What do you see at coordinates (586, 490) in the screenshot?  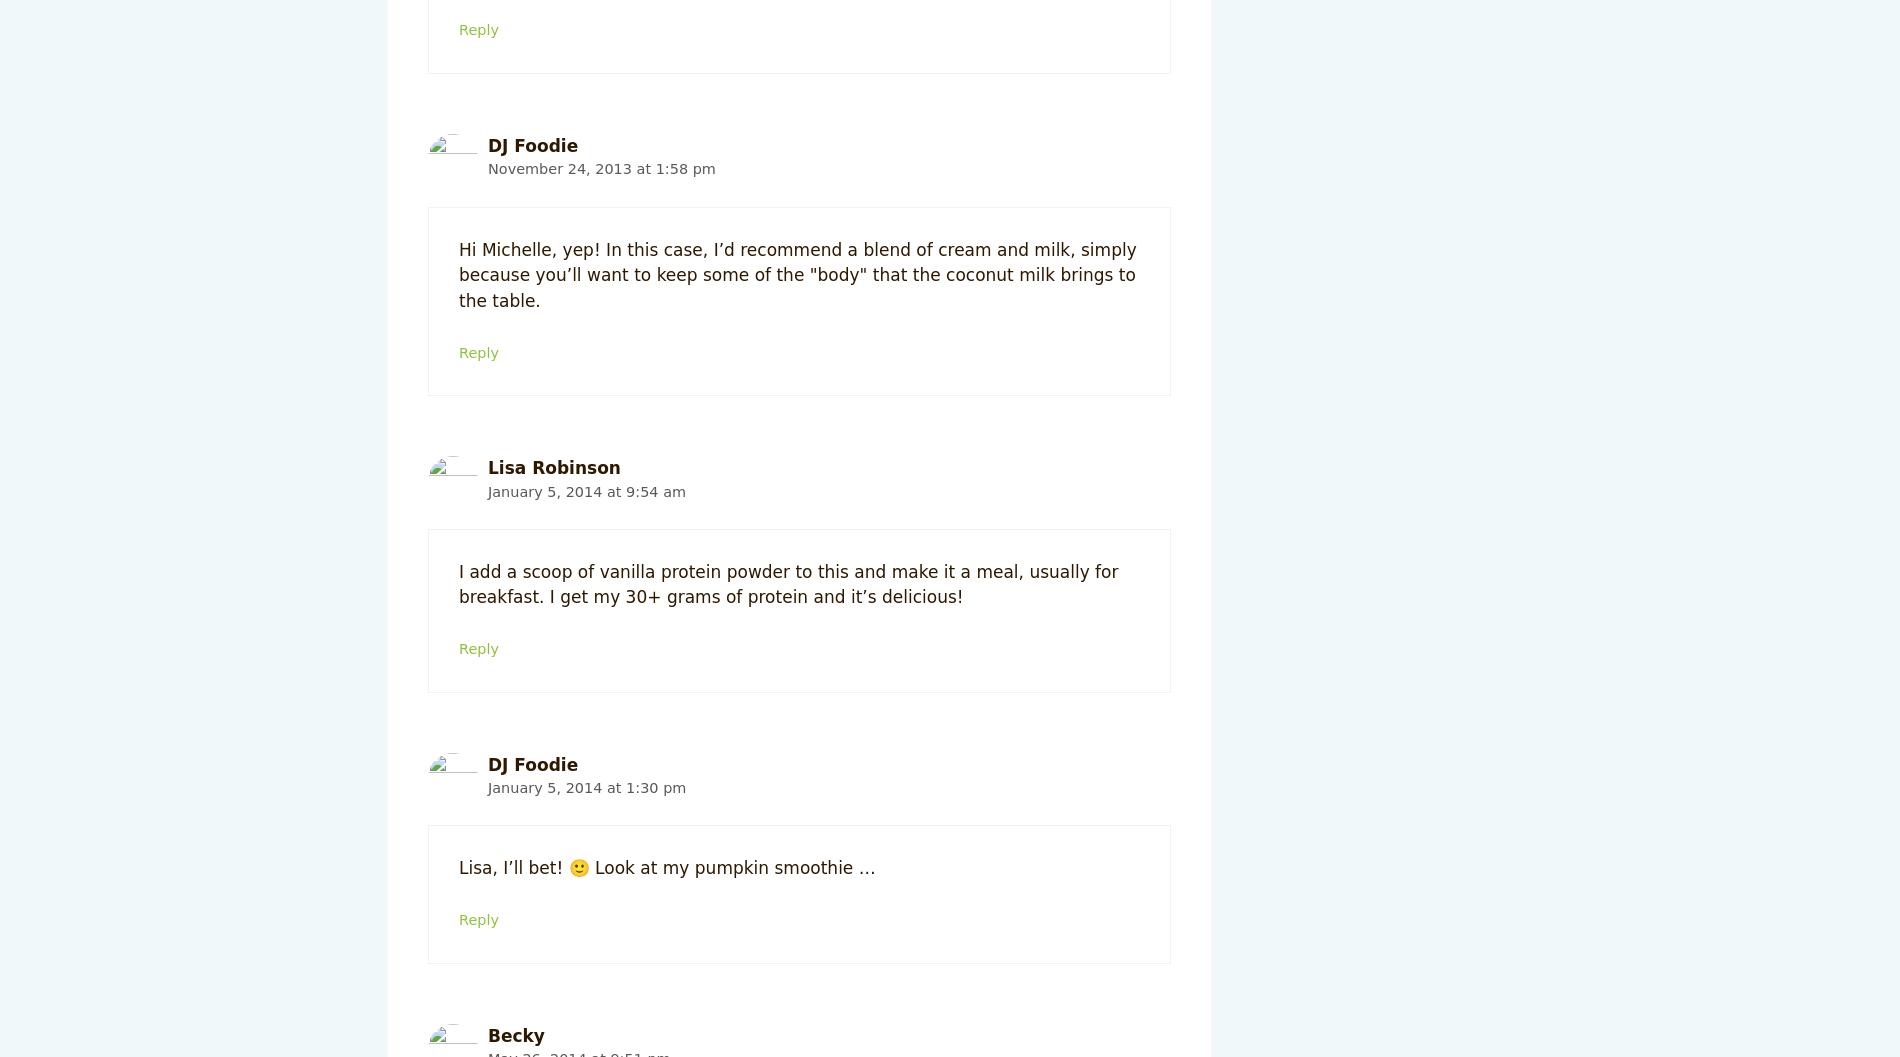 I see `'January 5, 2014 at 9:54 am'` at bounding box center [586, 490].